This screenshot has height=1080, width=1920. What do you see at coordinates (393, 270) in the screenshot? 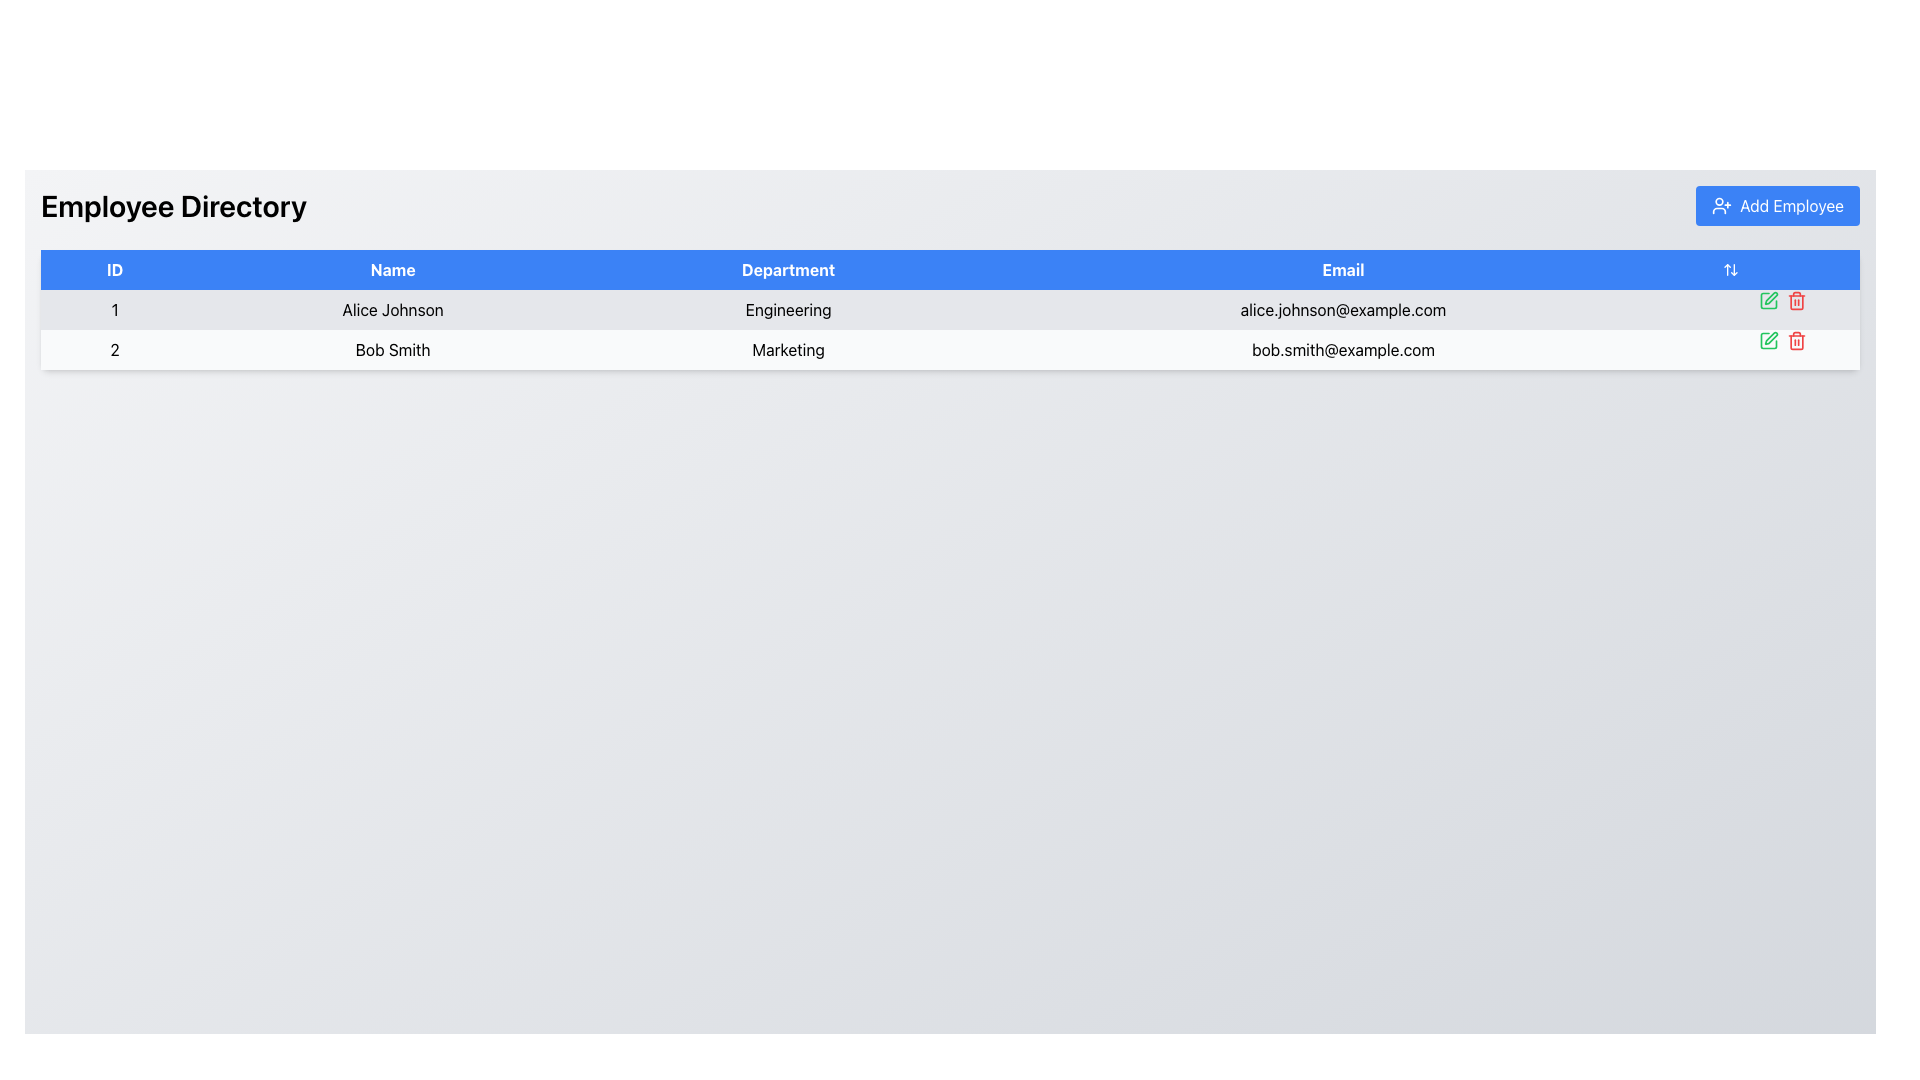
I see `the 'Name' column header label in the table, which indicates that the column contains names of individuals` at bounding box center [393, 270].